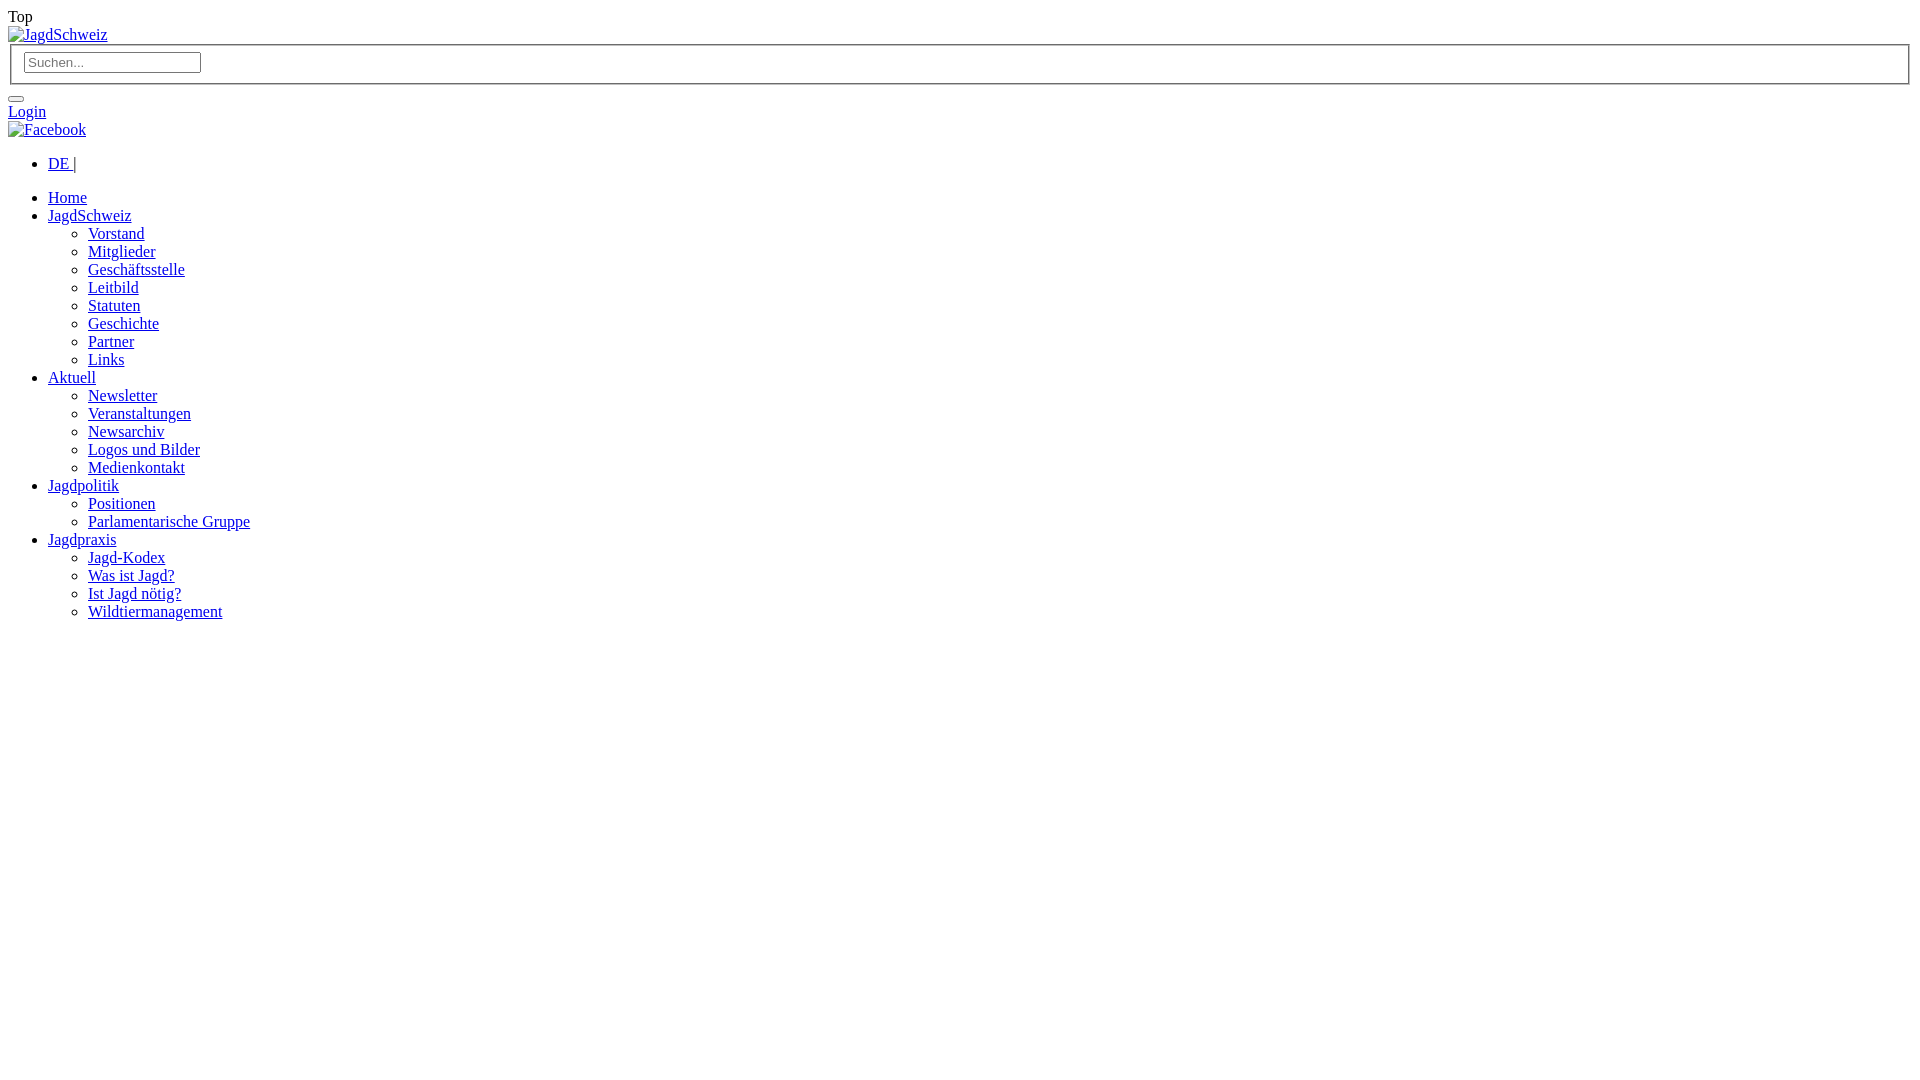  Describe the element at coordinates (112, 287) in the screenshot. I see `'Leitbild'` at that location.